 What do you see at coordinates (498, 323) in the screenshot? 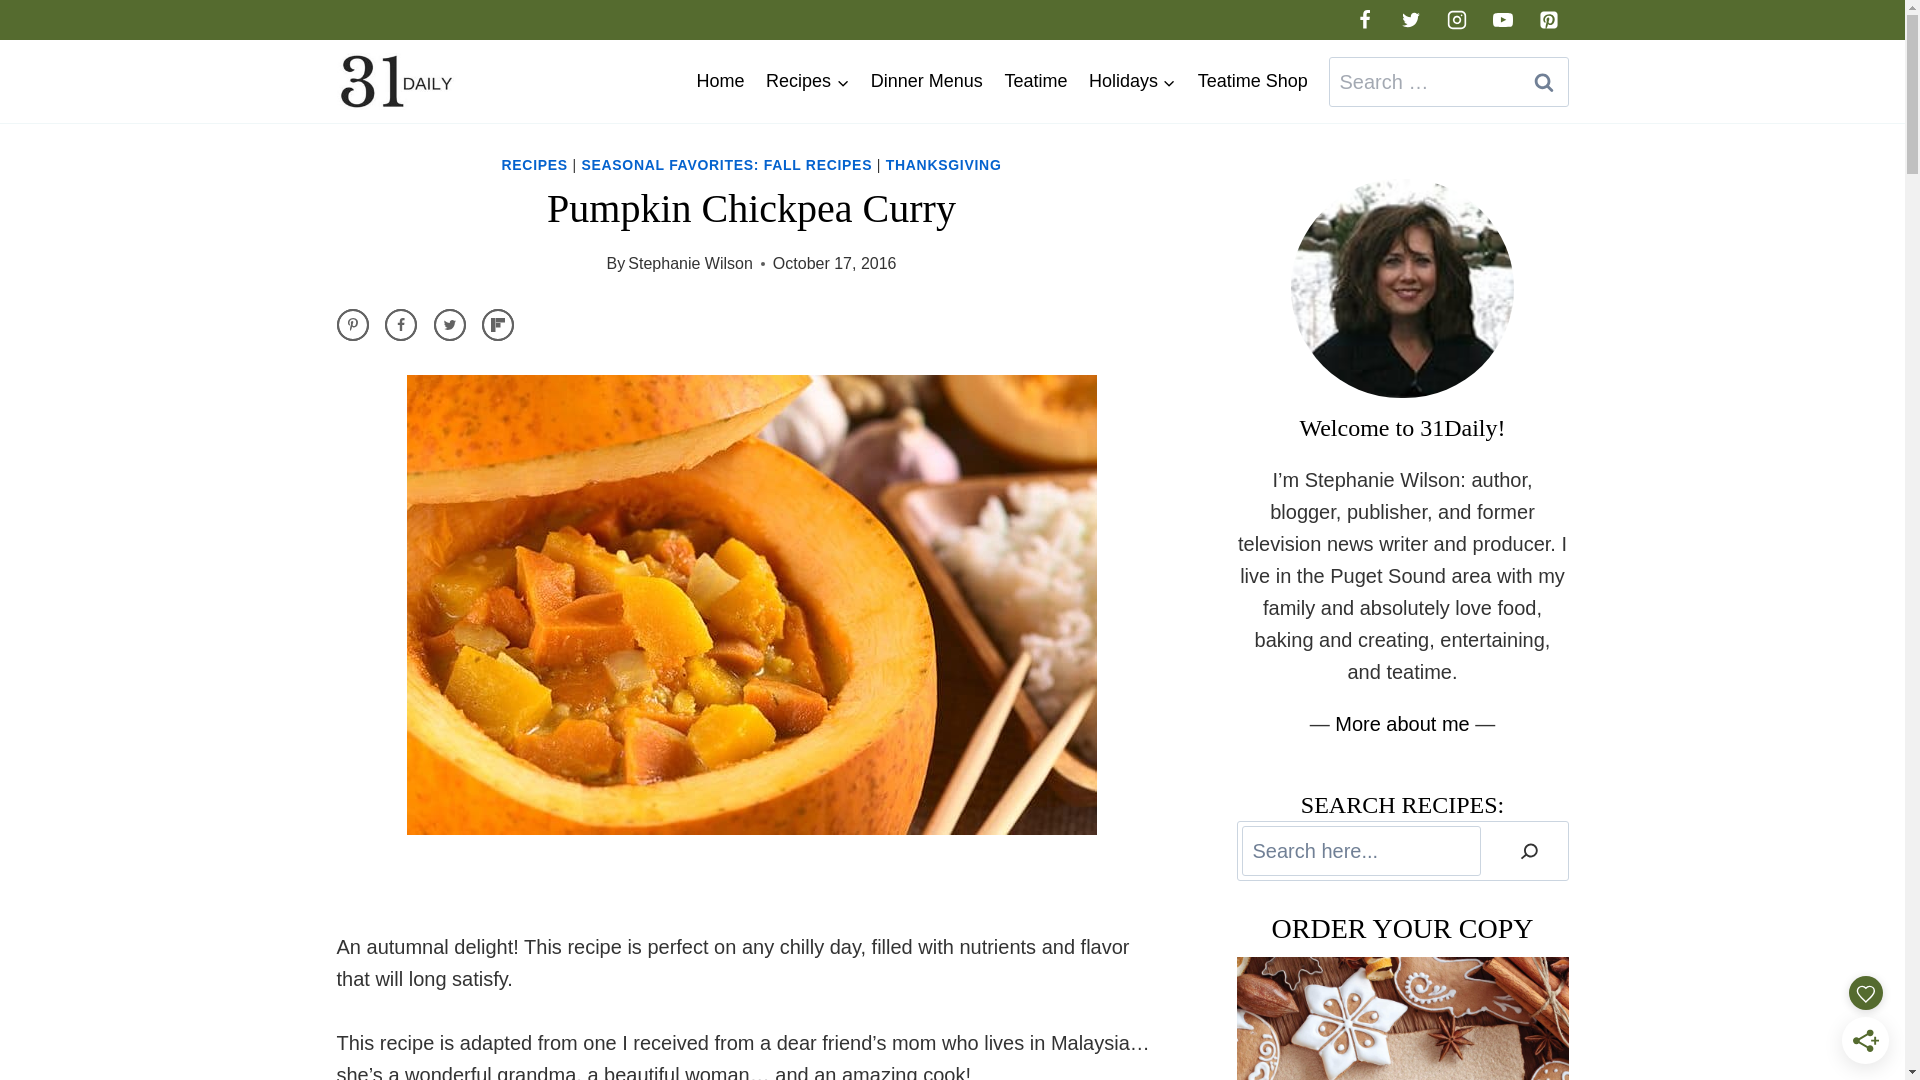
I see `'Share on Flipboard'` at bounding box center [498, 323].